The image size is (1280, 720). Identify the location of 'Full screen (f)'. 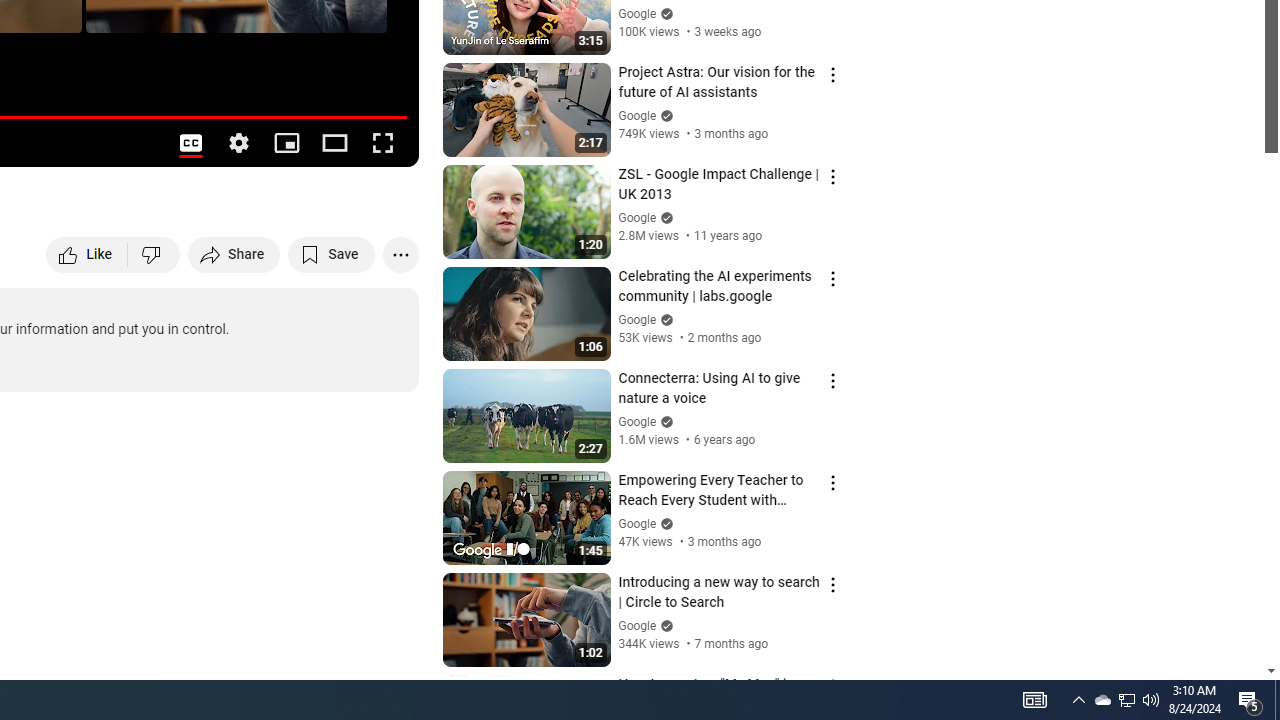
(382, 141).